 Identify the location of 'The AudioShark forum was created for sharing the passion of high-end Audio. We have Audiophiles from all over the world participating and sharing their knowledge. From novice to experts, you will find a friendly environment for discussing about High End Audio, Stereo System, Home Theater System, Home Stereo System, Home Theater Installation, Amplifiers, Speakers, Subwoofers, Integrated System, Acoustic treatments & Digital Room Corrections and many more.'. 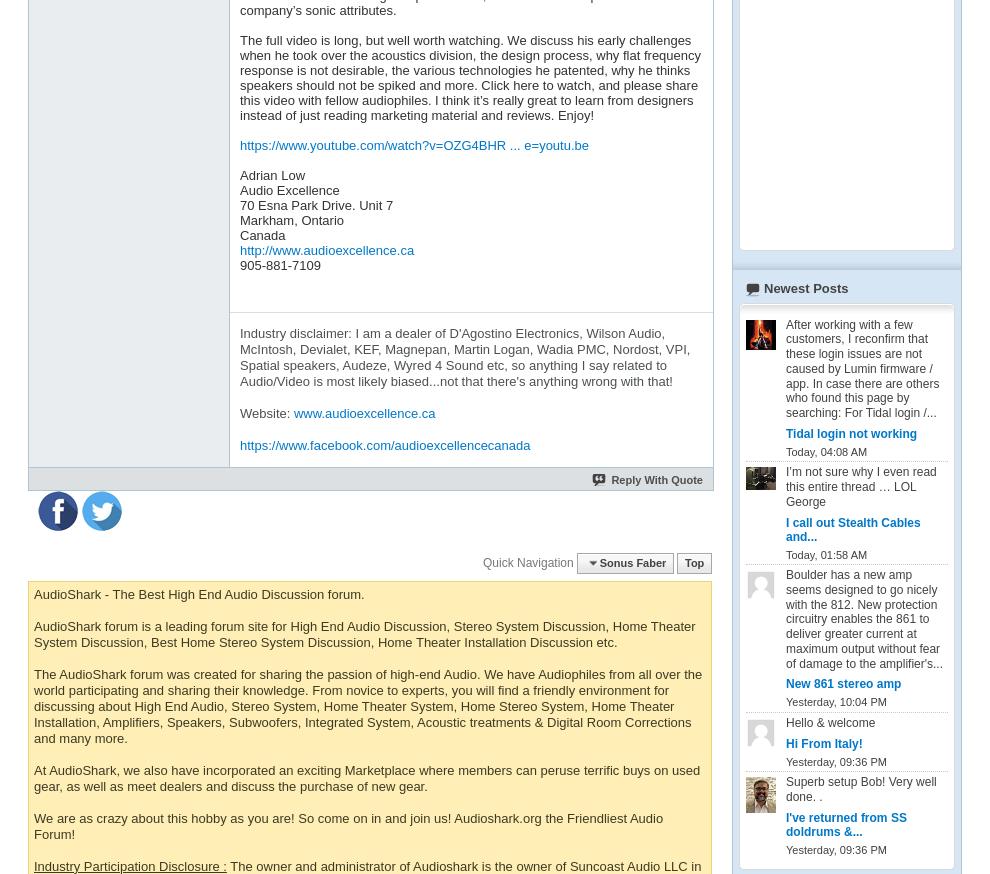
(367, 705).